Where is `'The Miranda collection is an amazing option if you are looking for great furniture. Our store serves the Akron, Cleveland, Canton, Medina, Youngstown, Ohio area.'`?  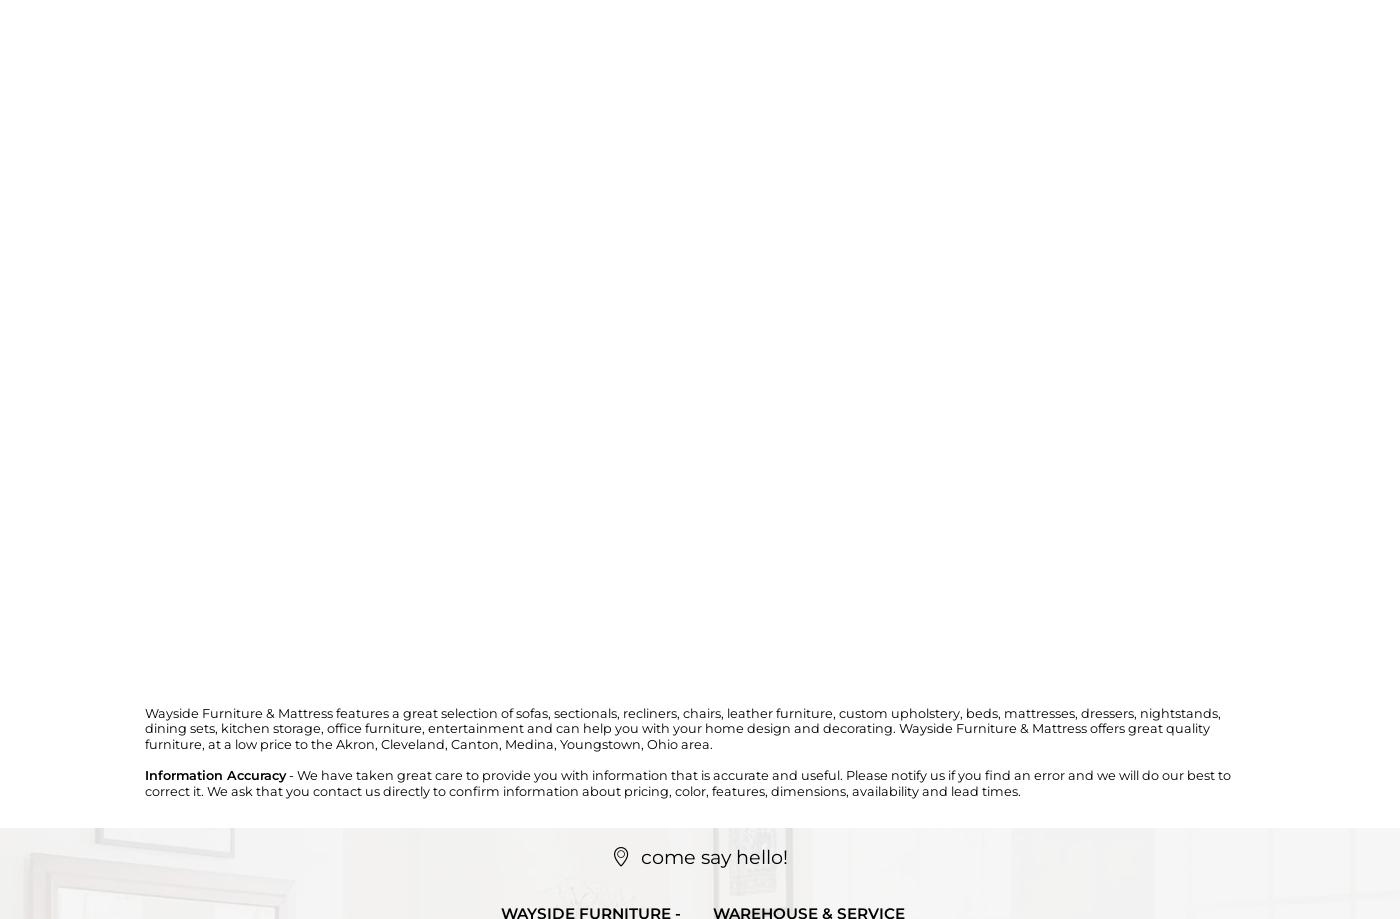
'The Miranda collection is an amazing option if you are looking for great furniture. Our store serves the Akron, Cleveland, Canton, Medina, Youngstown, Ohio area.' is located at coordinates (70, 479).